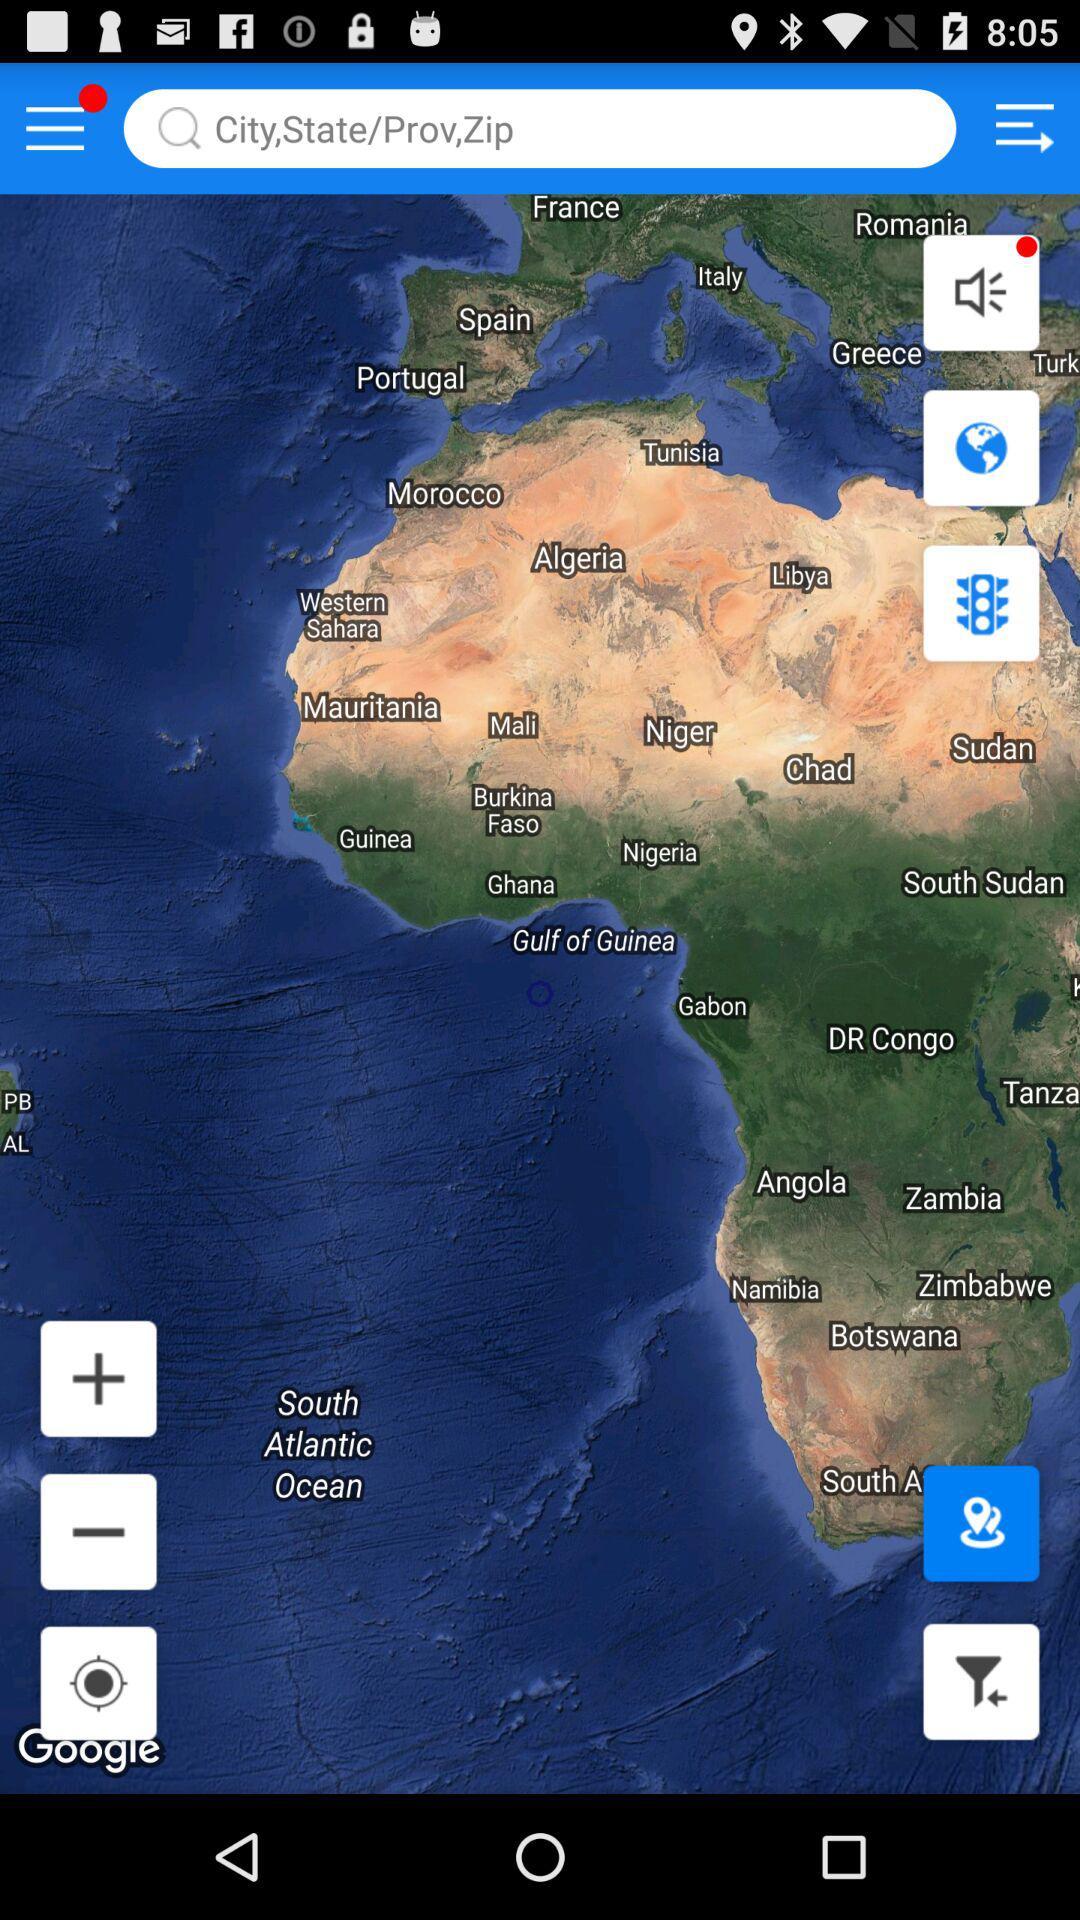 The width and height of the screenshot is (1080, 1920). I want to click on the filter icon, so click(980, 1800).